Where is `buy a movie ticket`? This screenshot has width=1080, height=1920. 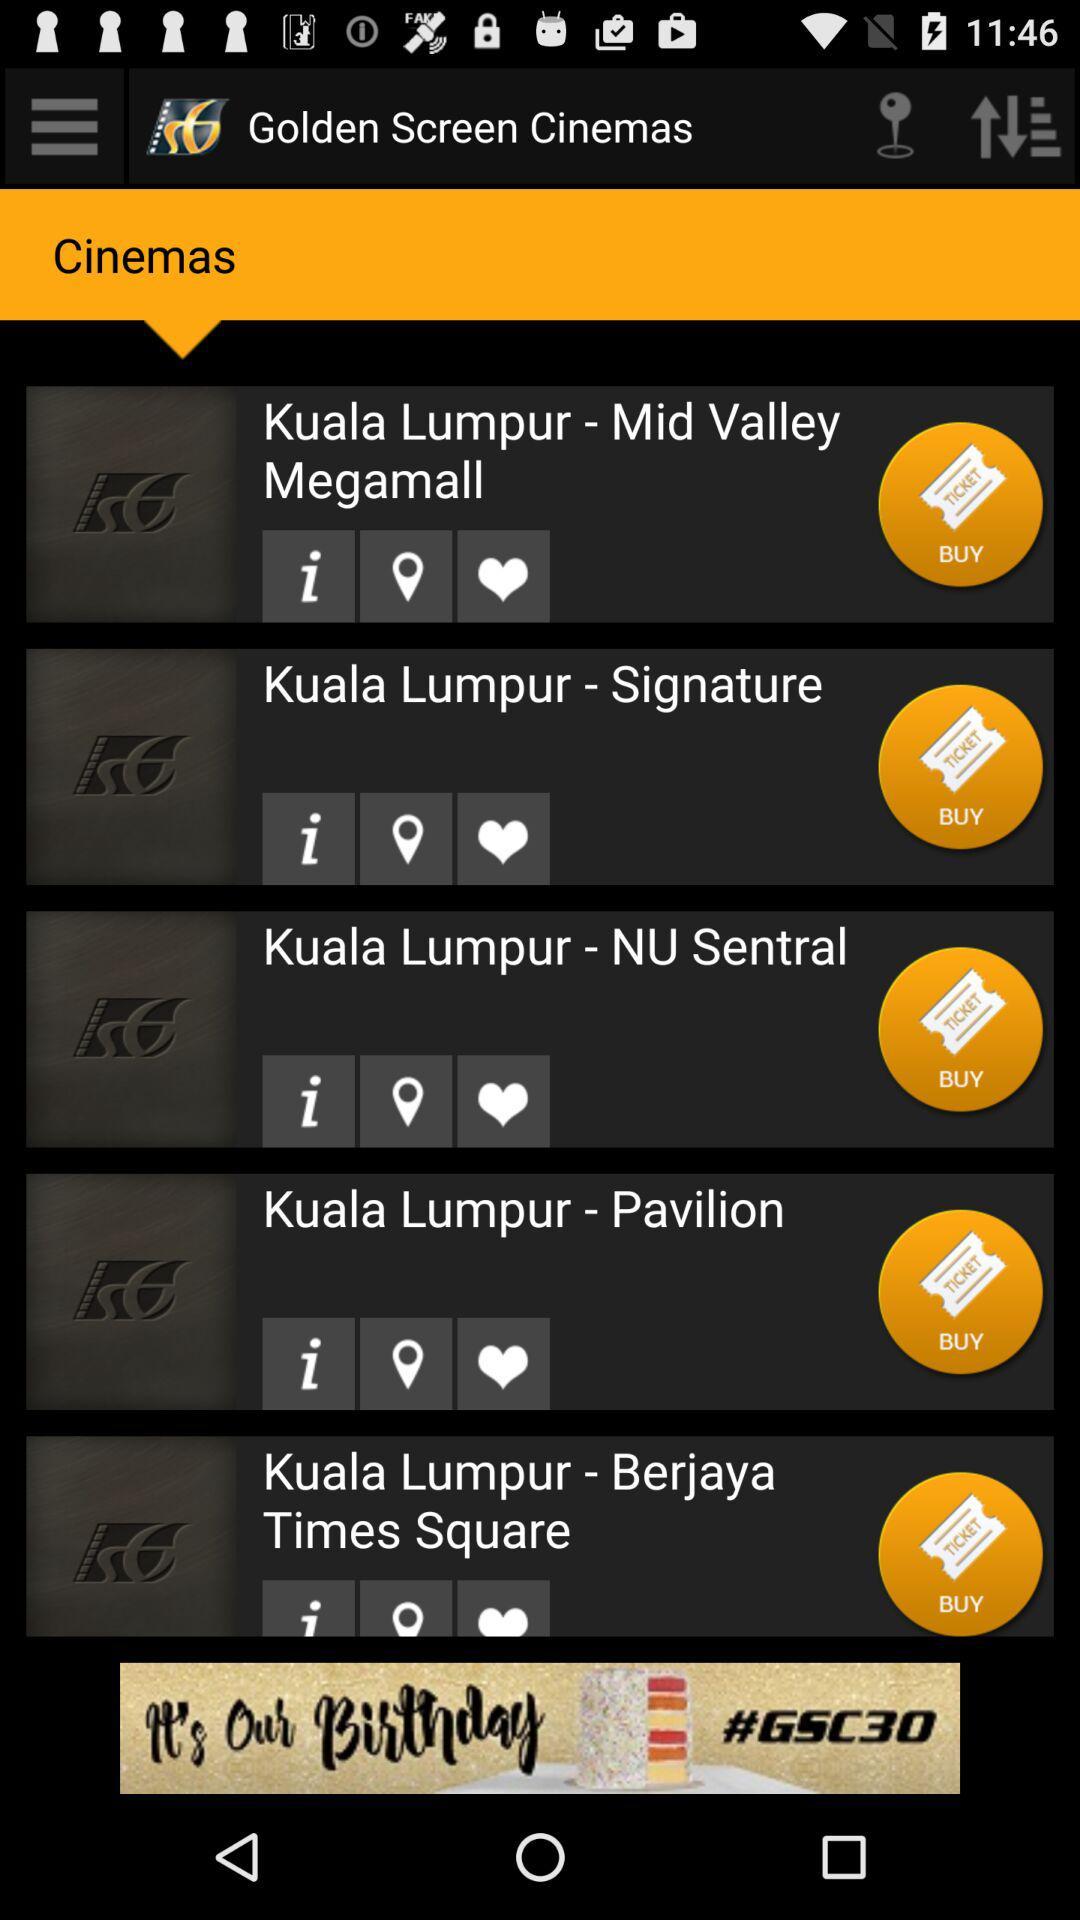
buy a movie ticket is located at coordinates (960, 504).